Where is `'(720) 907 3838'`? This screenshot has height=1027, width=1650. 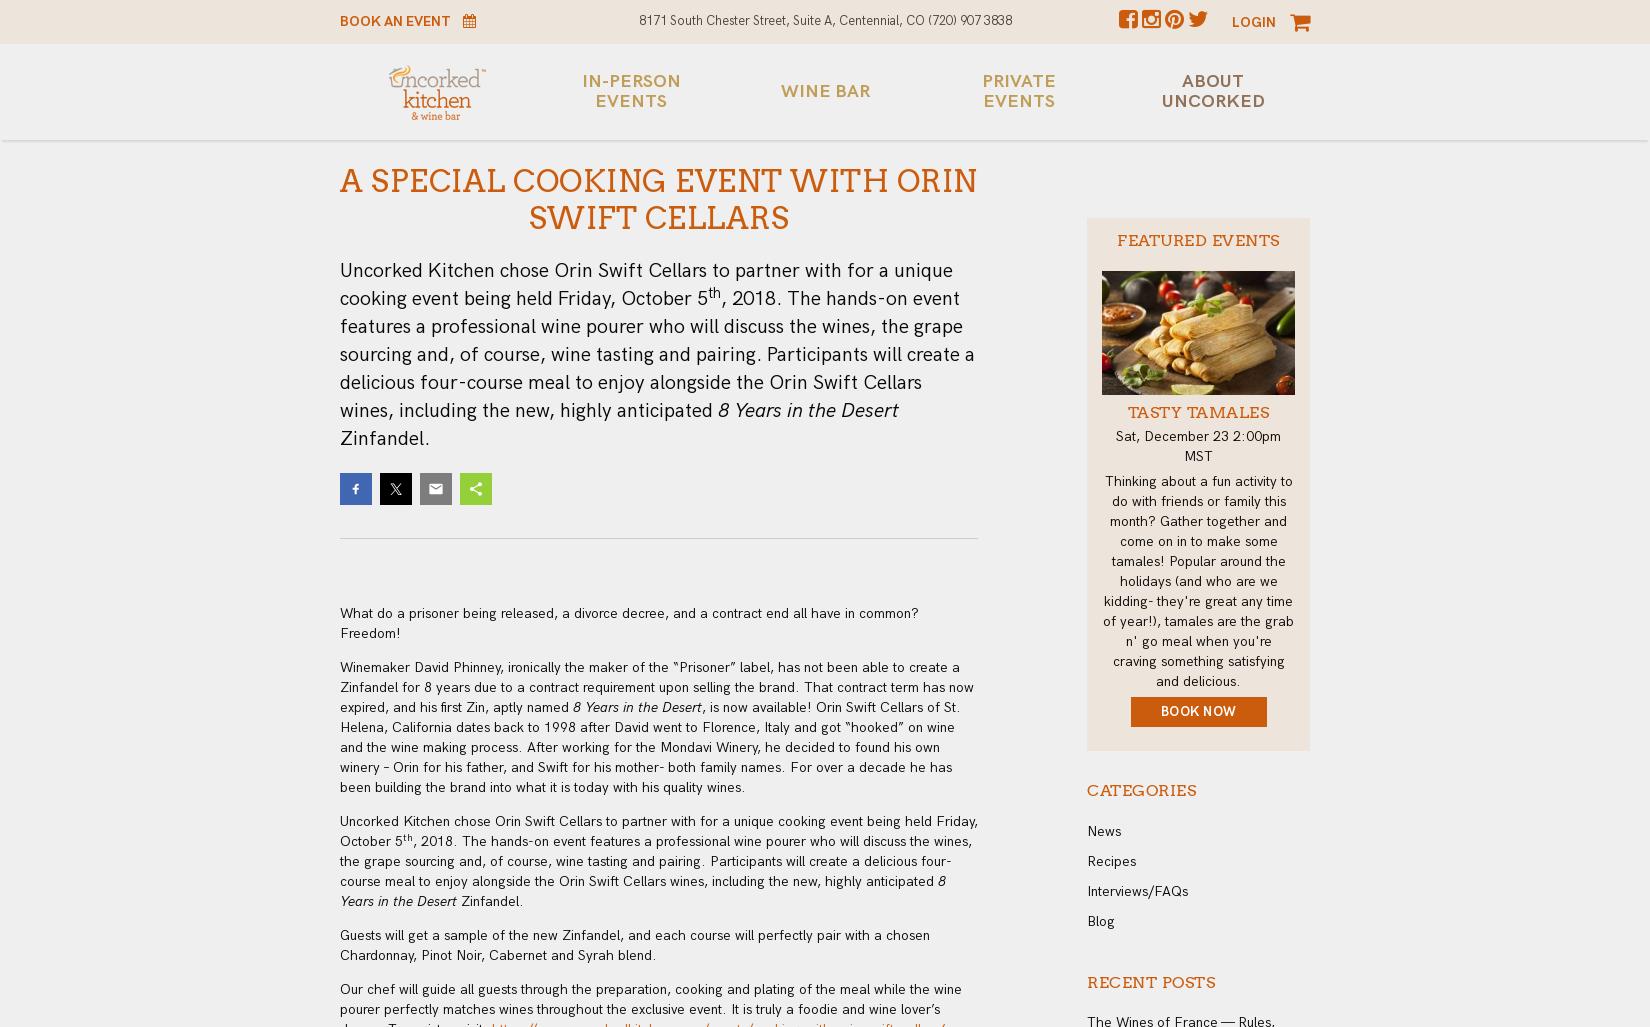 '(720) 907 3838' is located at coordinates (969, 20).